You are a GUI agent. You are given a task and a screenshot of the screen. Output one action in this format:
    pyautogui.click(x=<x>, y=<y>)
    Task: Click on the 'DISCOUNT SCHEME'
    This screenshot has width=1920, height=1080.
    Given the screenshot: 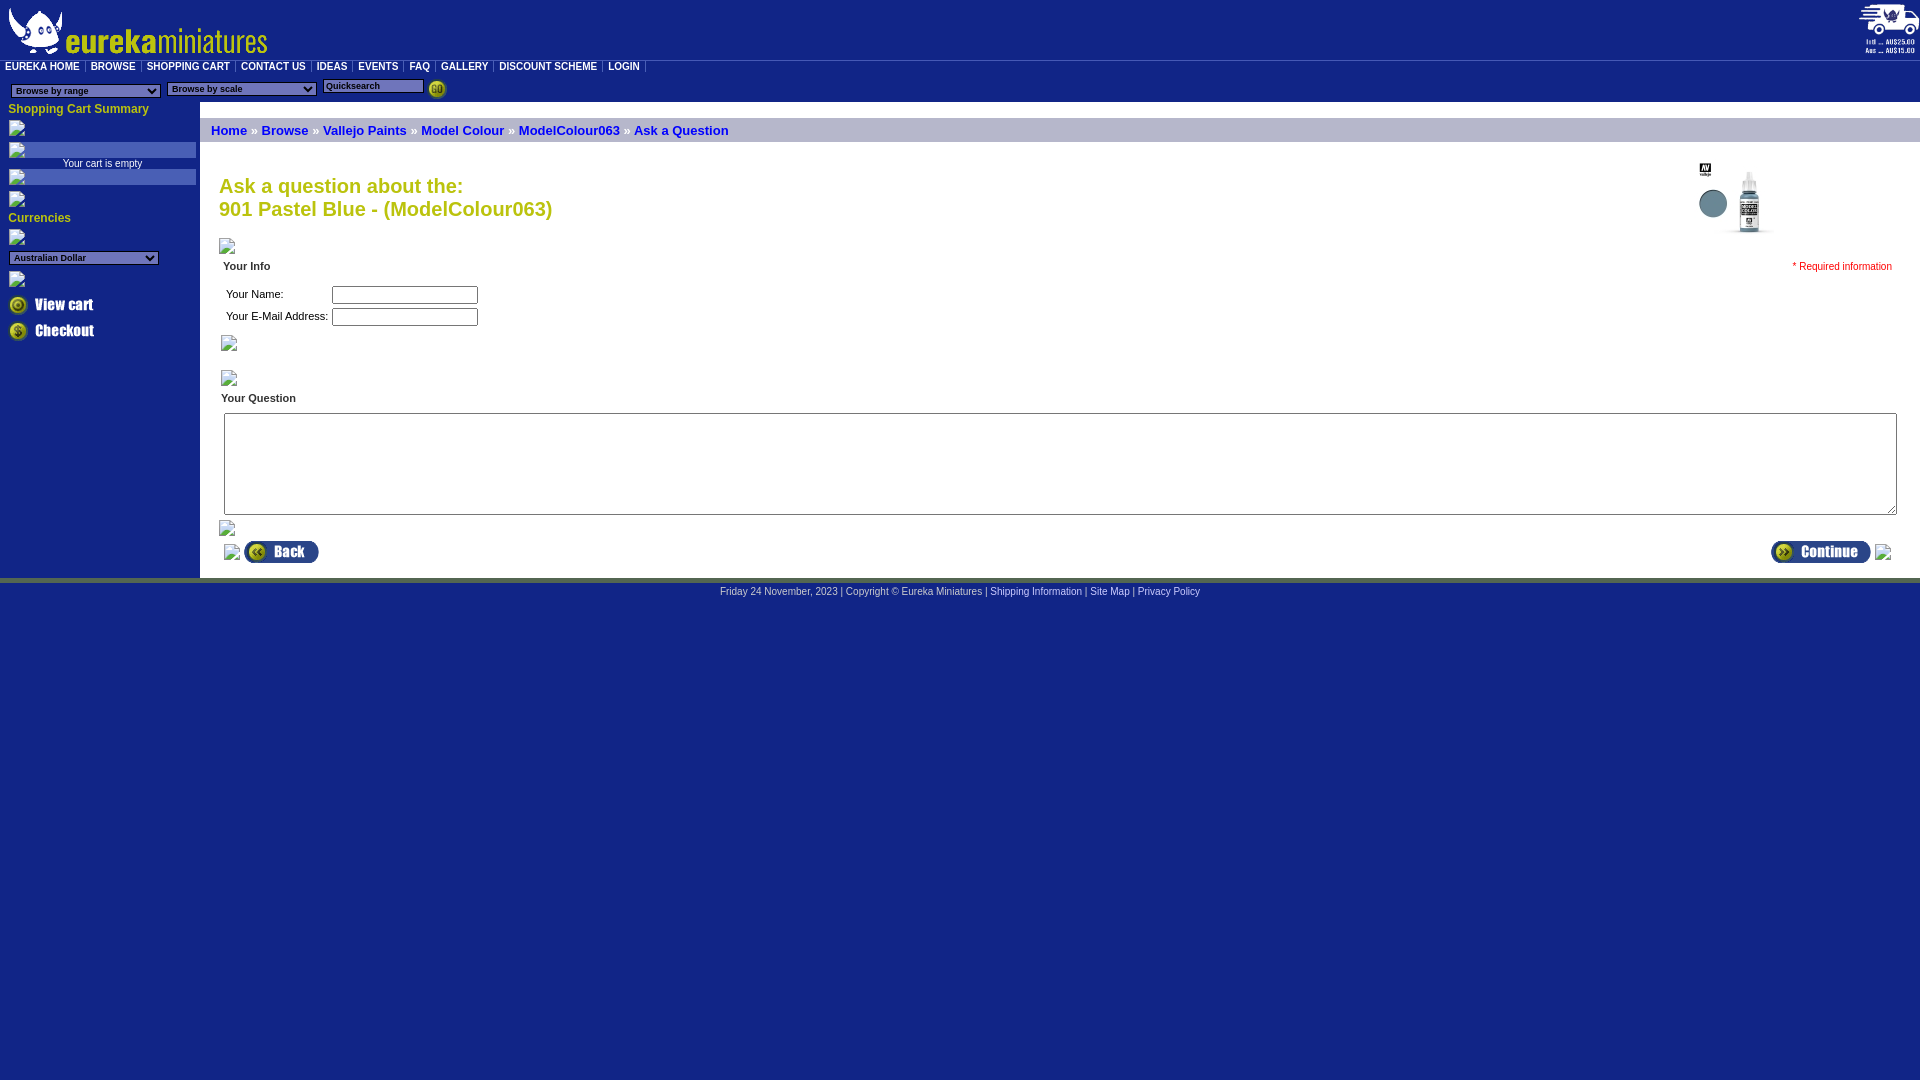 What is the action you would take?
    pyautogui.click(x=548, y=65)
    